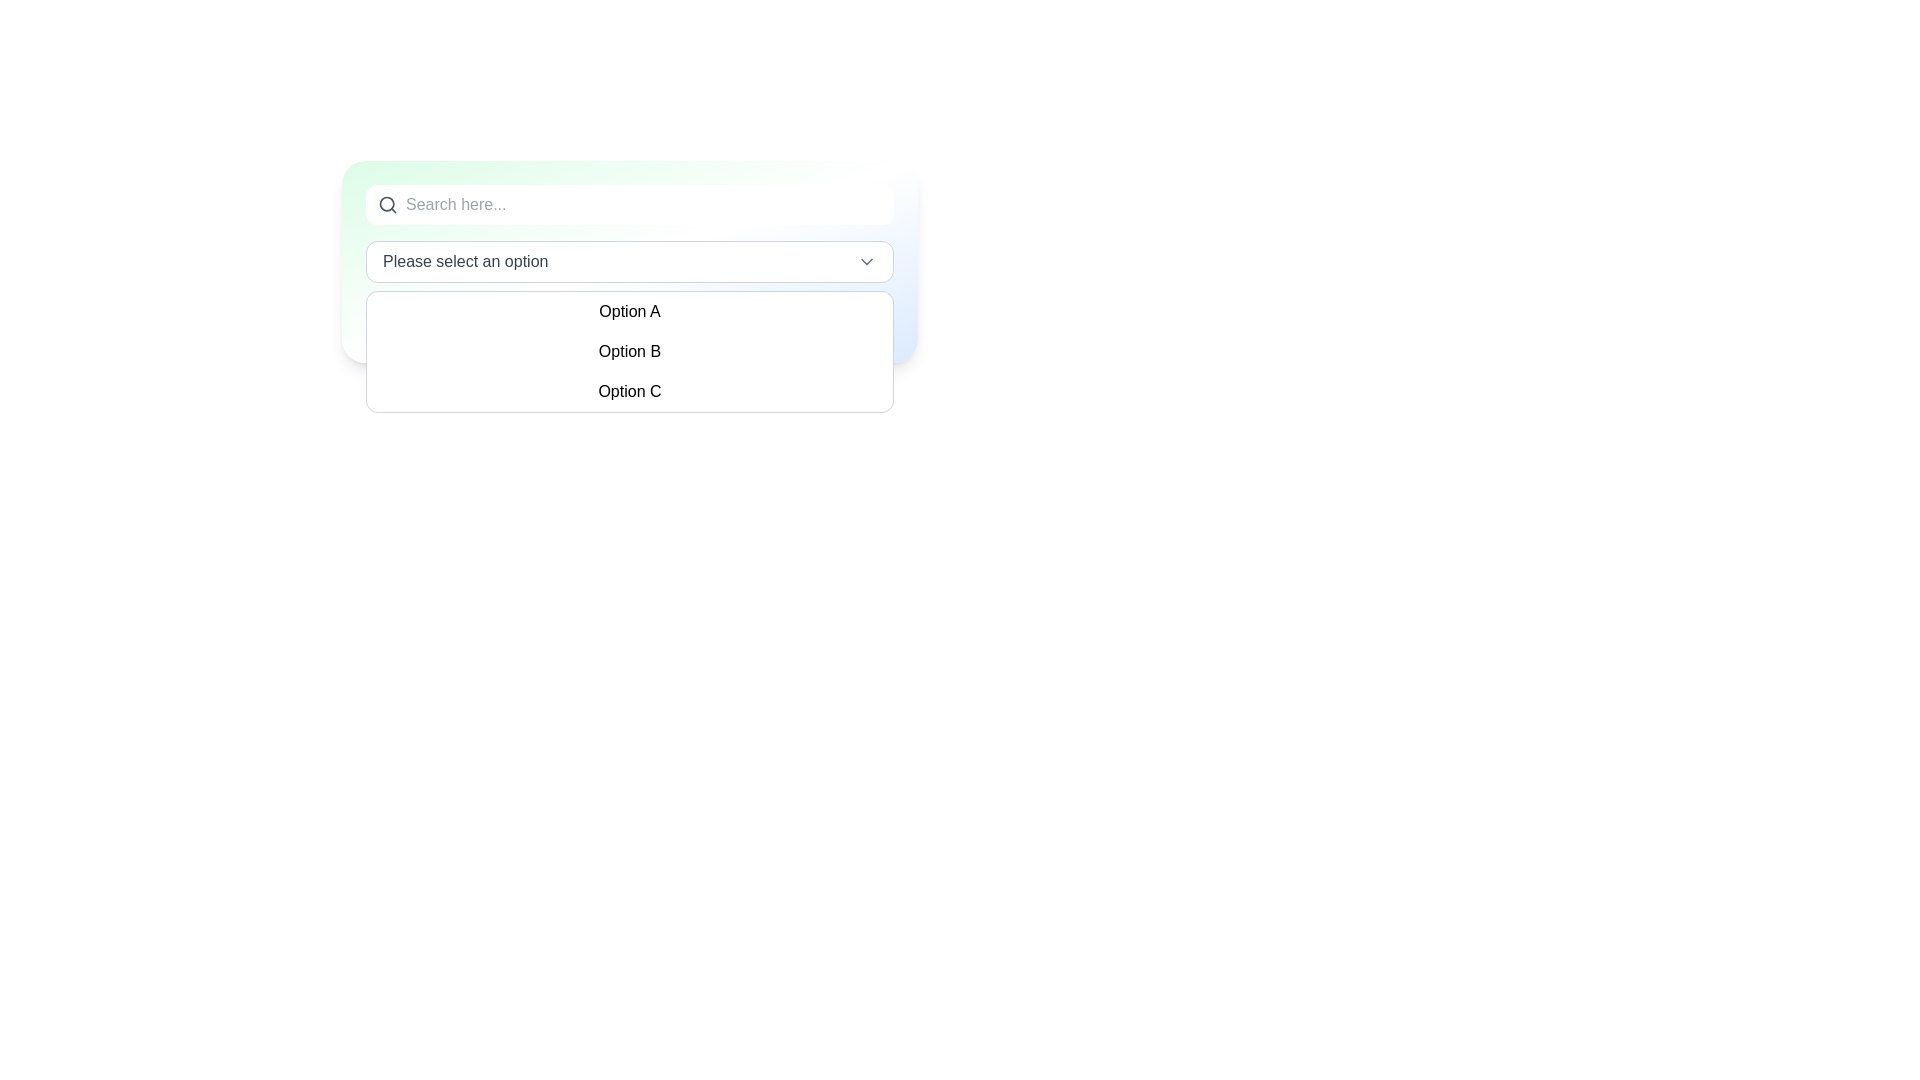 The image size is (1920, 1080). Describe the element at coordinates (628, 261) in the screenshot. I see `the dropdown arrow of the menu labeled 'Please select an option'` at that location.